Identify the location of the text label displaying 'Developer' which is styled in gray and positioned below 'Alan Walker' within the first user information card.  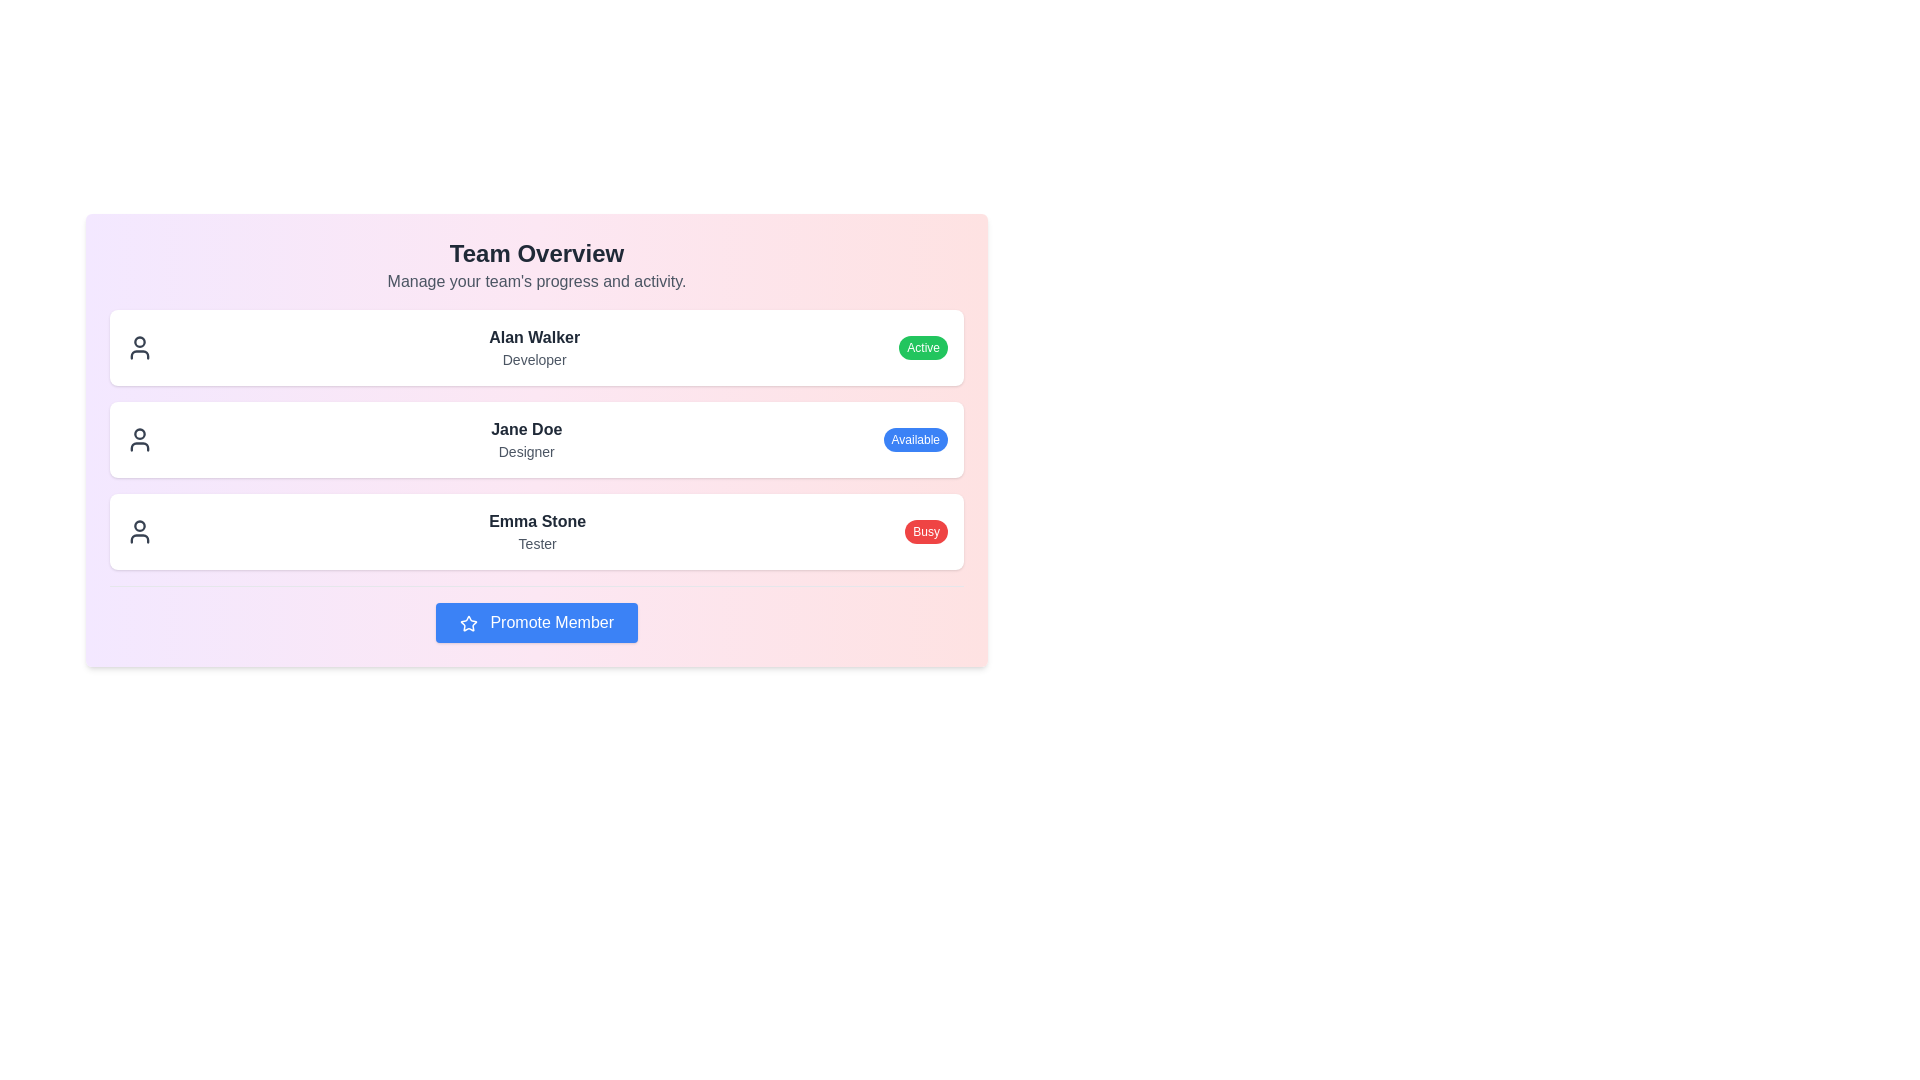
(534, 358).